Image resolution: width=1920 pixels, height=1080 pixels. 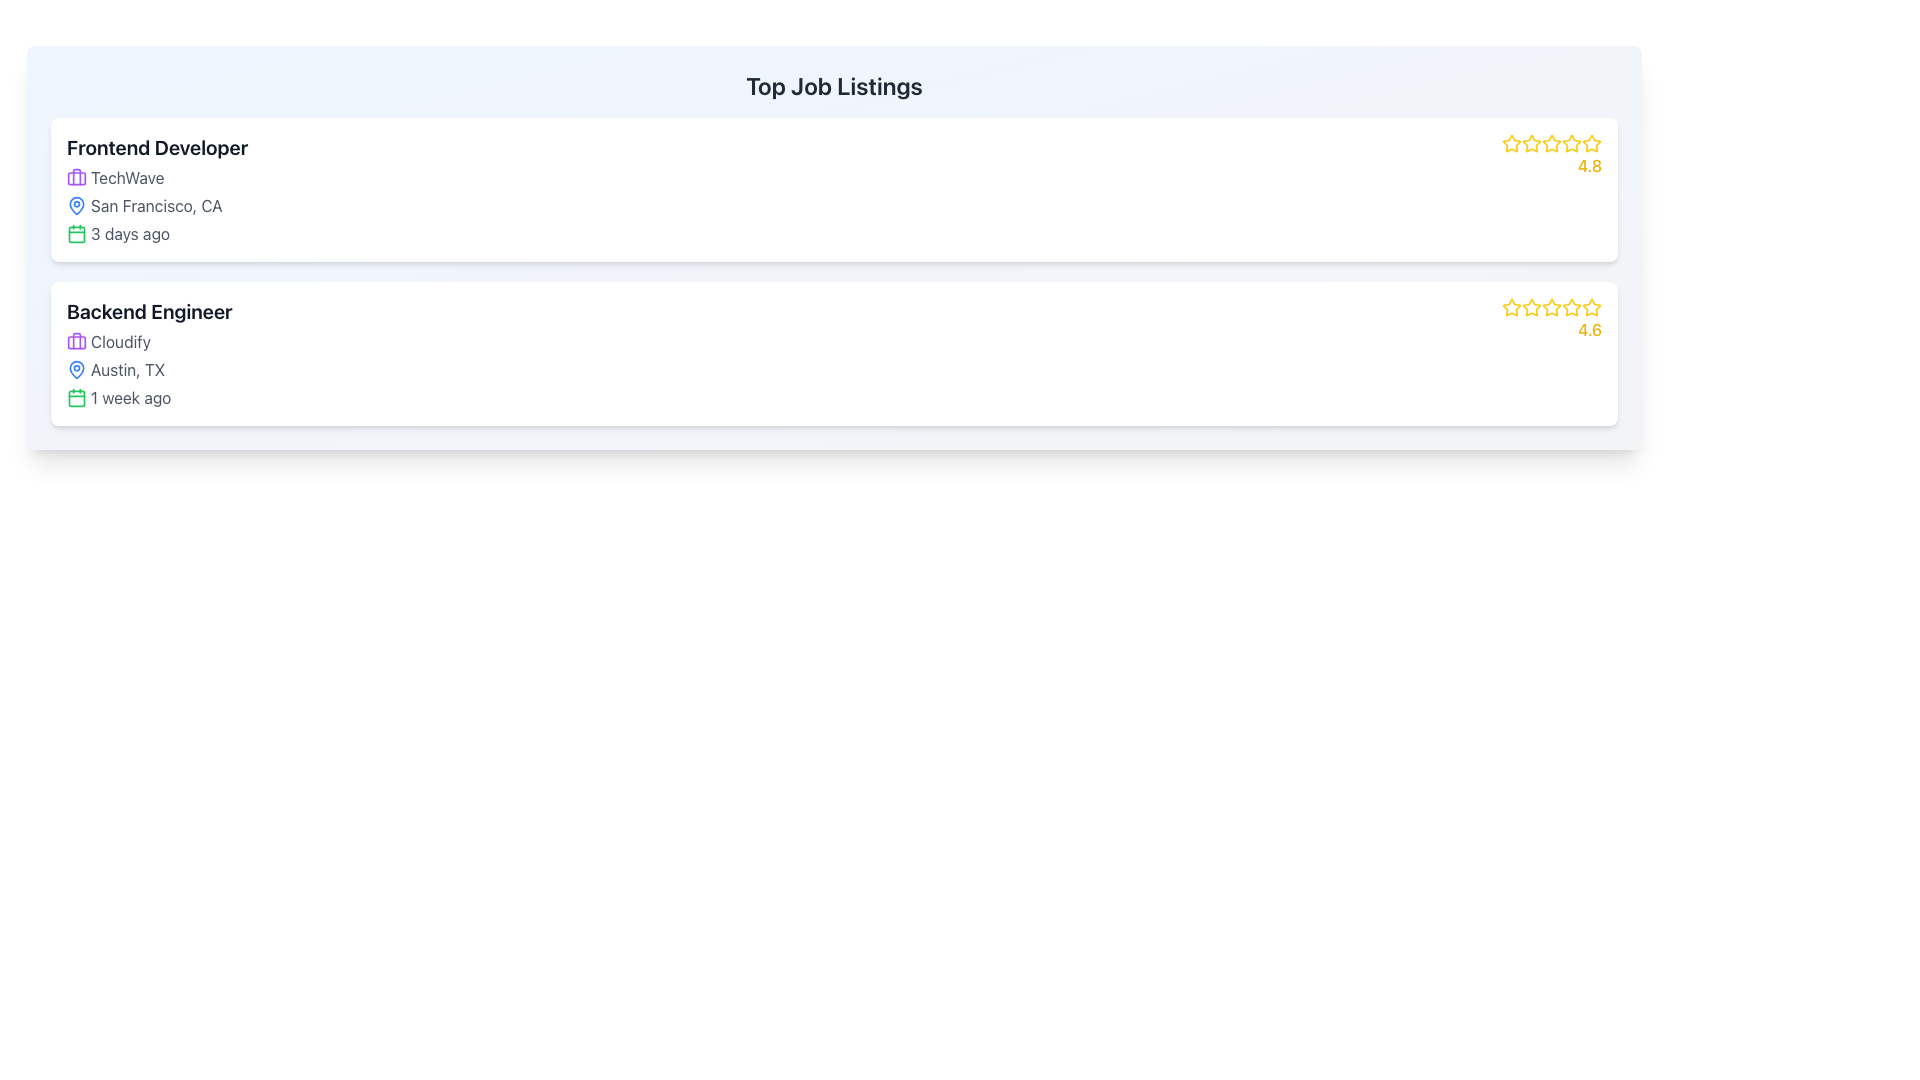 I want to click on the fifth graphical rating star icon, which is a golden-yellow filled star outlined in stroke, located in the upper-right section of the job listing card for 'Frontend Developer', so click(x=1570, y=142).